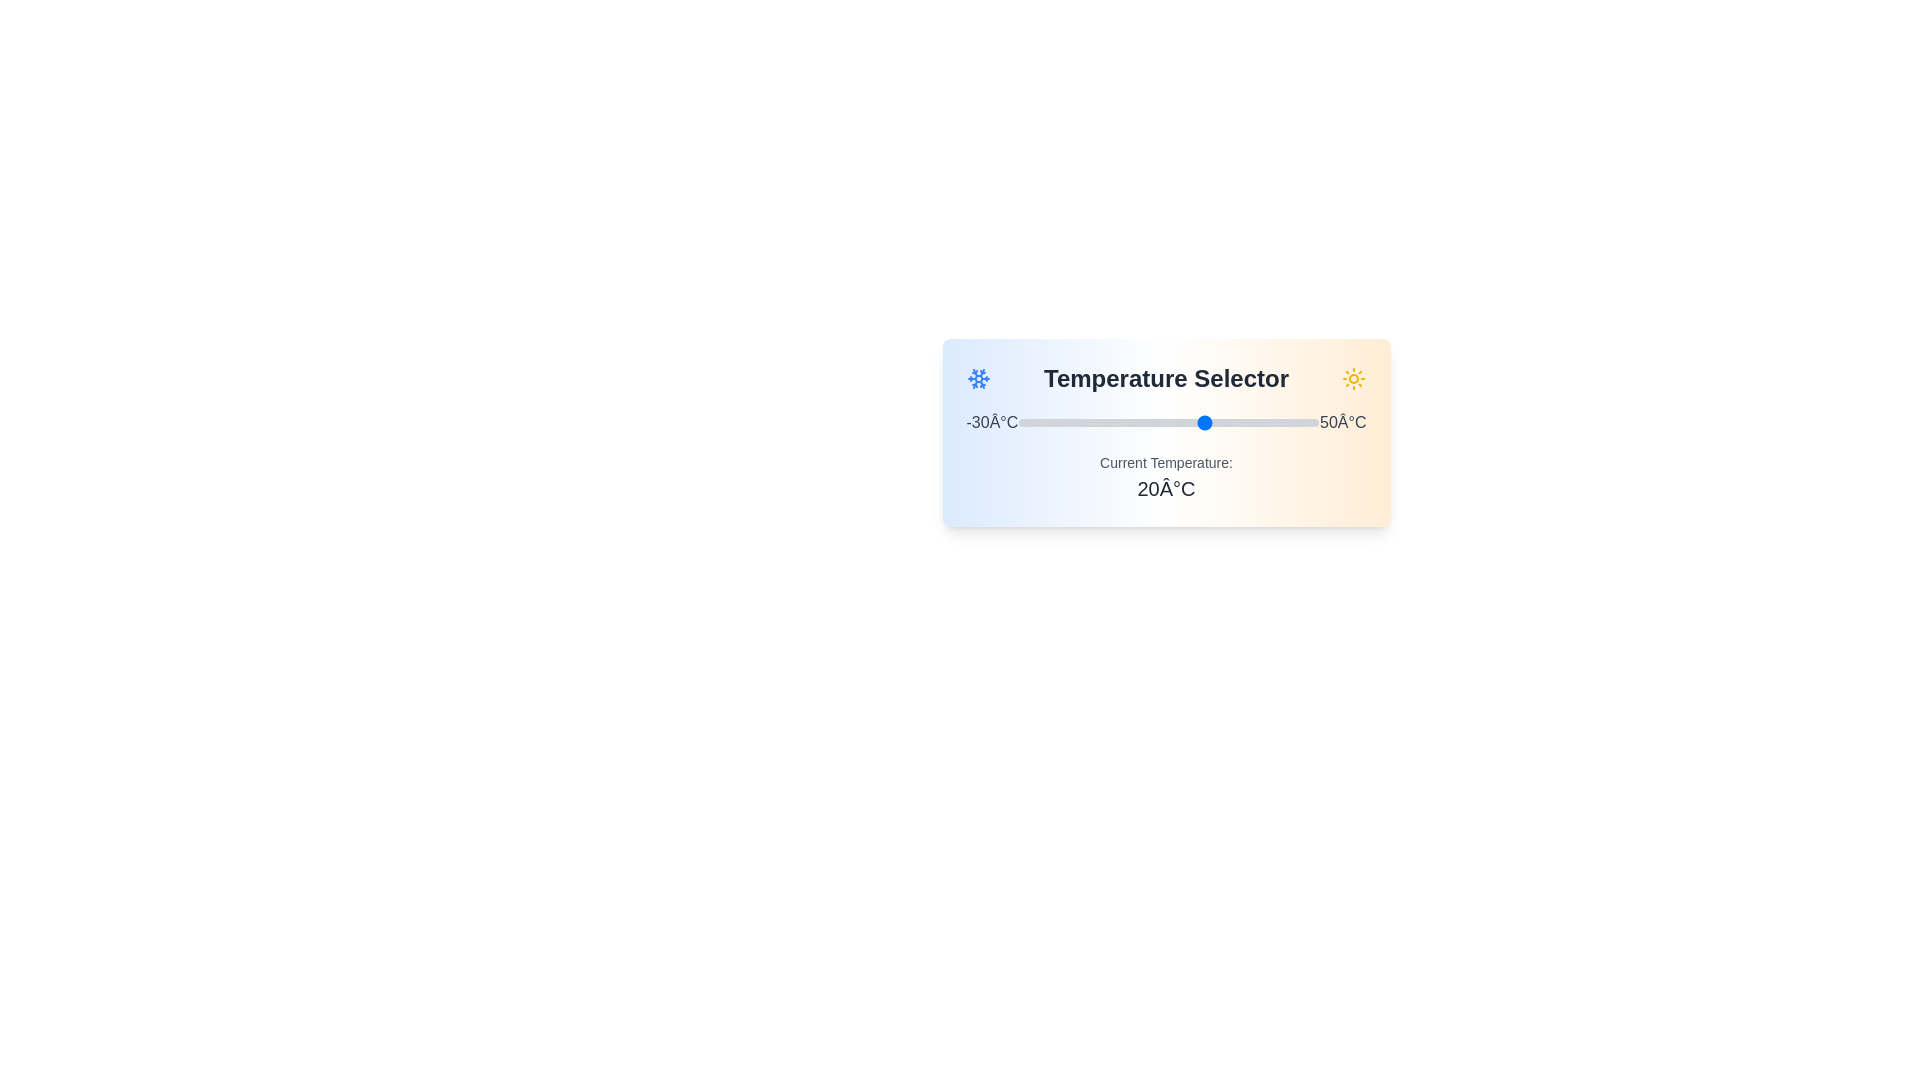 The image size is (1920, 1080). What do you see at coordinates (1180, 422) in the screenshot?
I see `the temperature` at bounding box center [1180, 422].